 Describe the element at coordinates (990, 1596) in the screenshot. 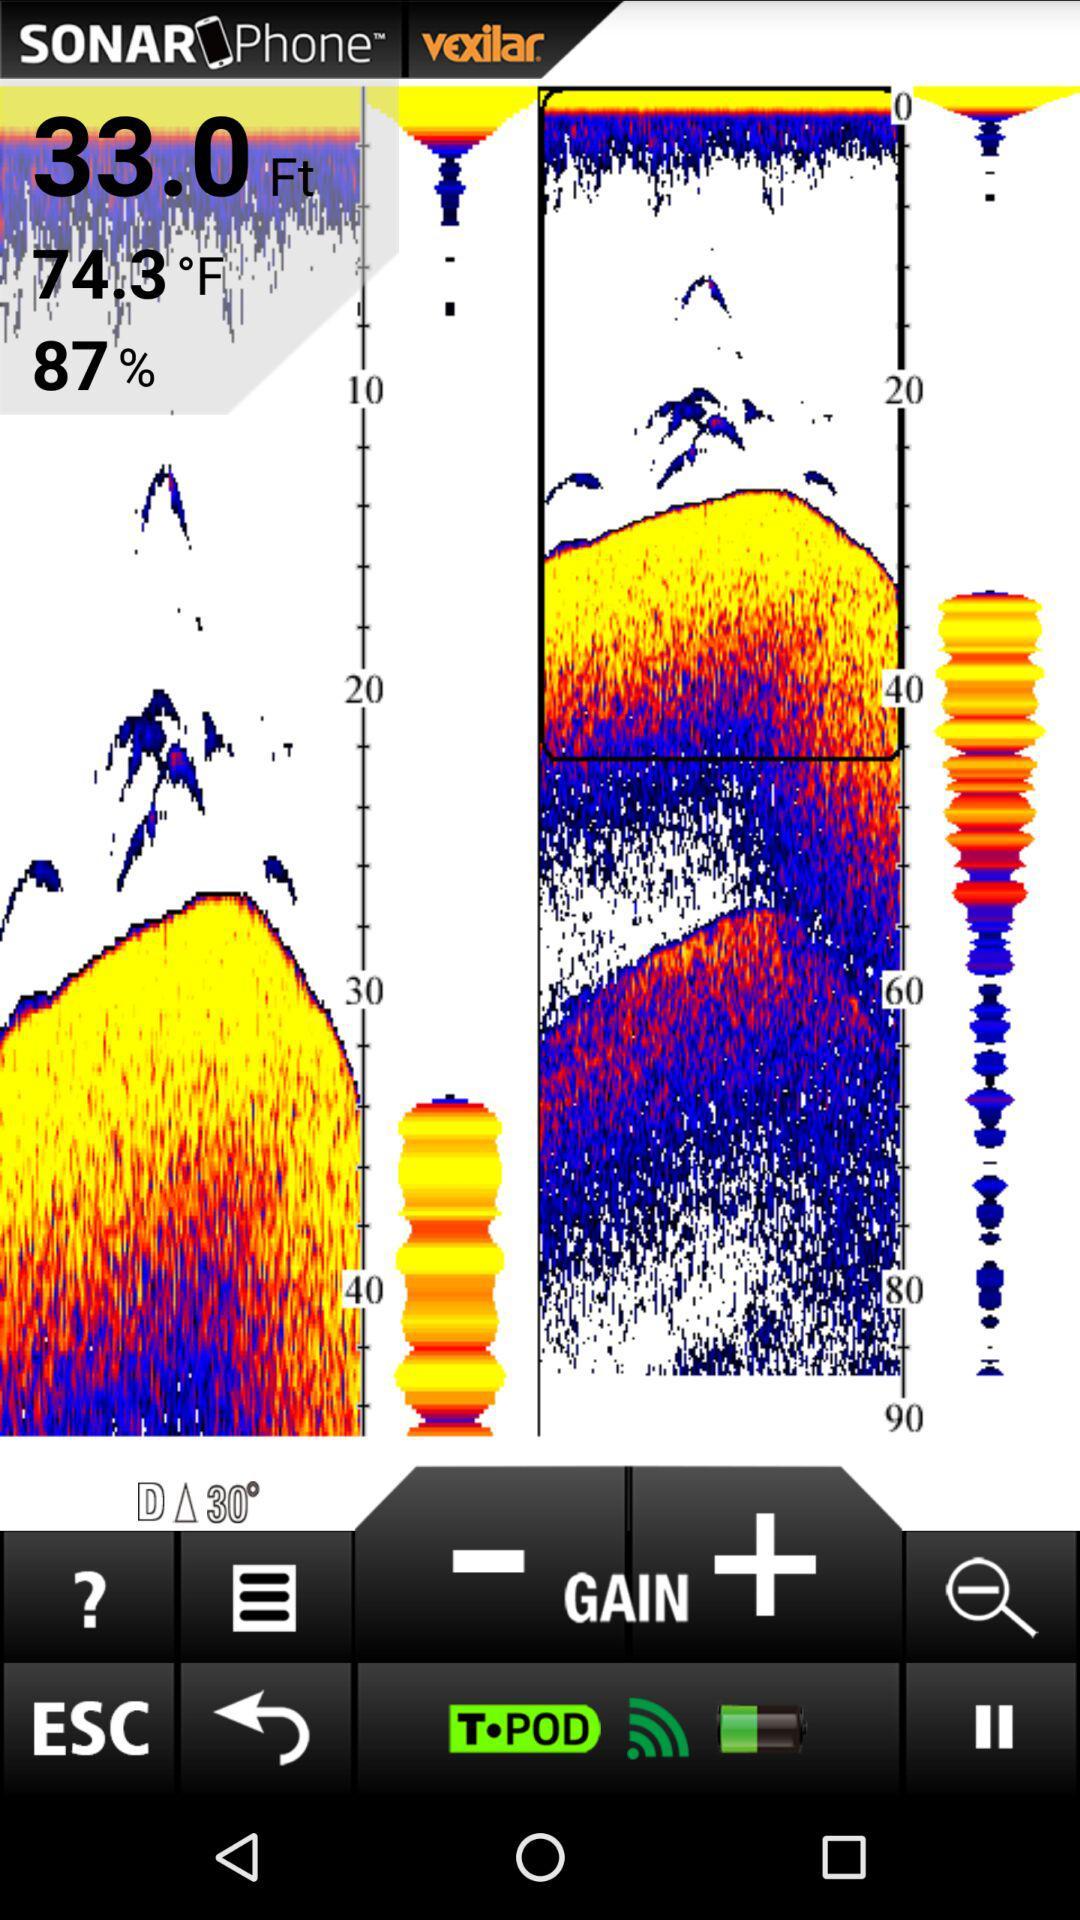

I see `zoom out` at that location.